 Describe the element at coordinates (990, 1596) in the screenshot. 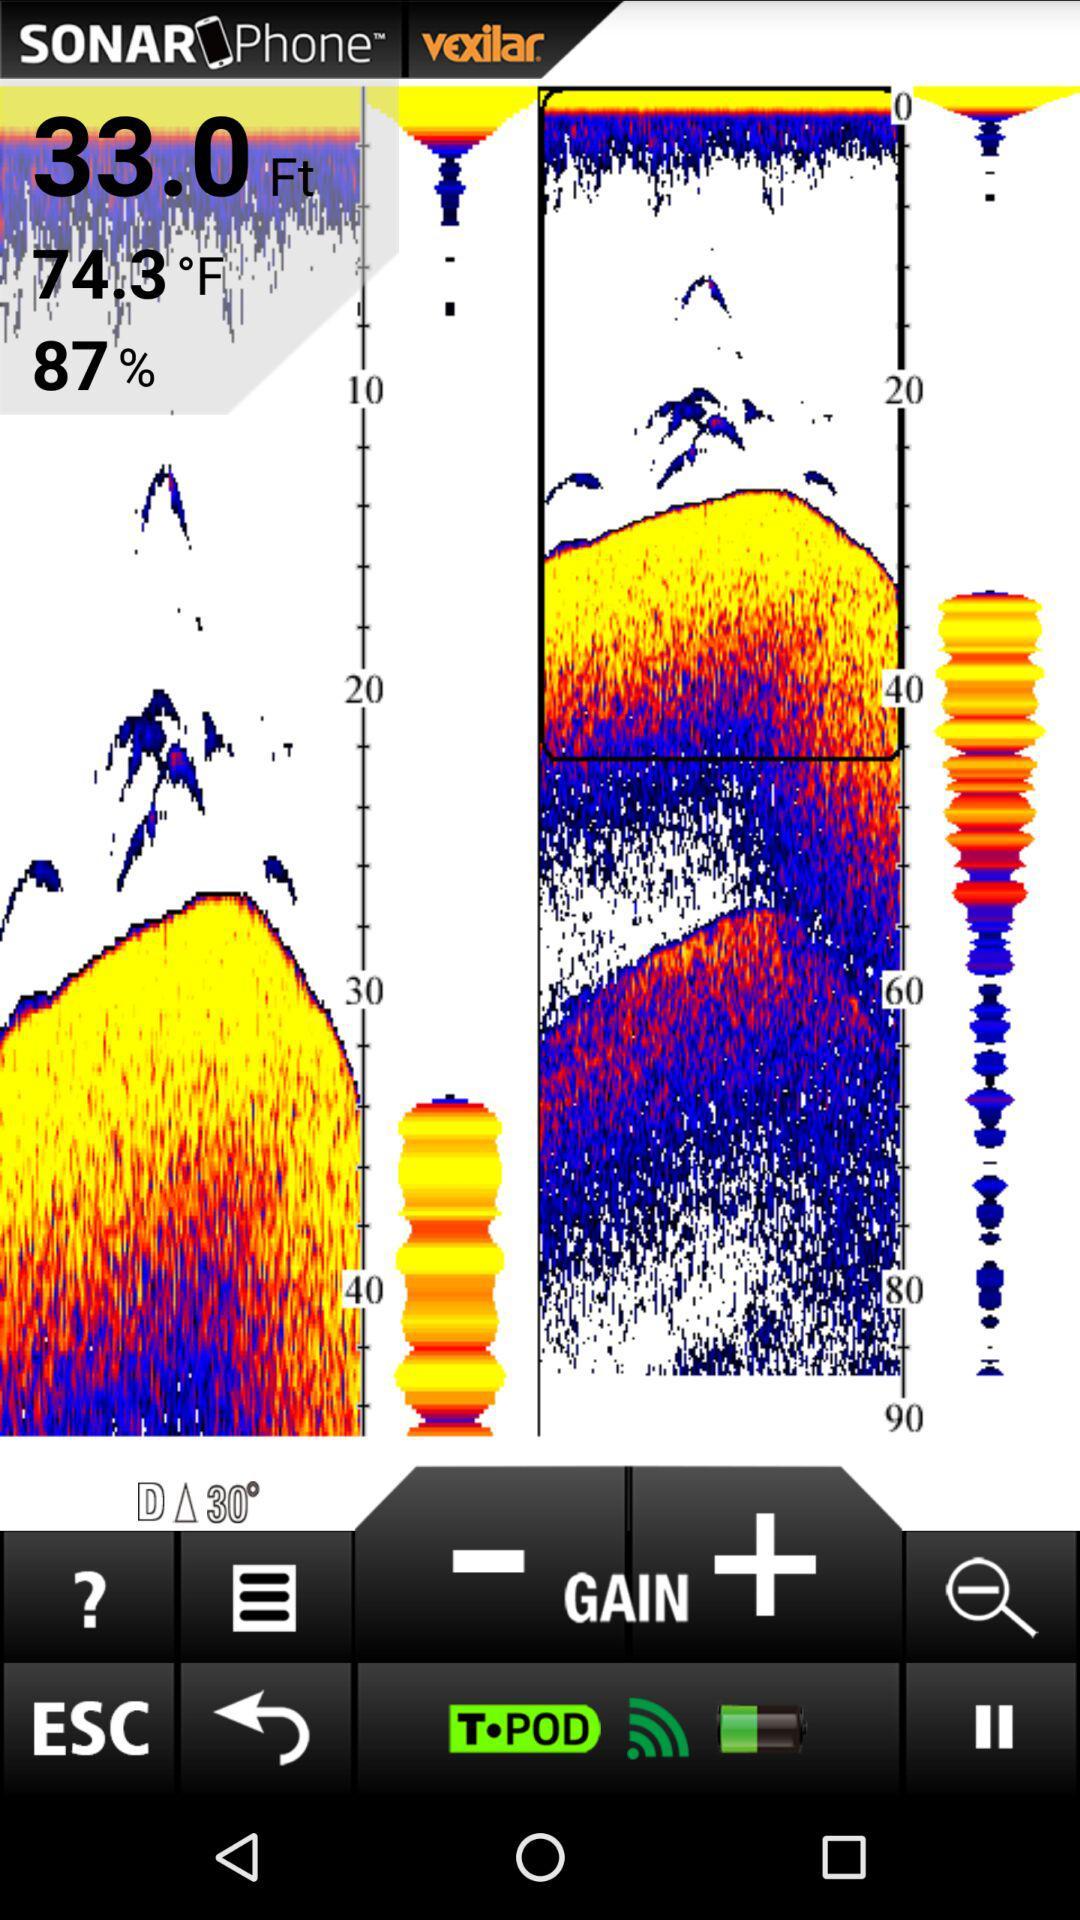

I see `zoom out` at that location.